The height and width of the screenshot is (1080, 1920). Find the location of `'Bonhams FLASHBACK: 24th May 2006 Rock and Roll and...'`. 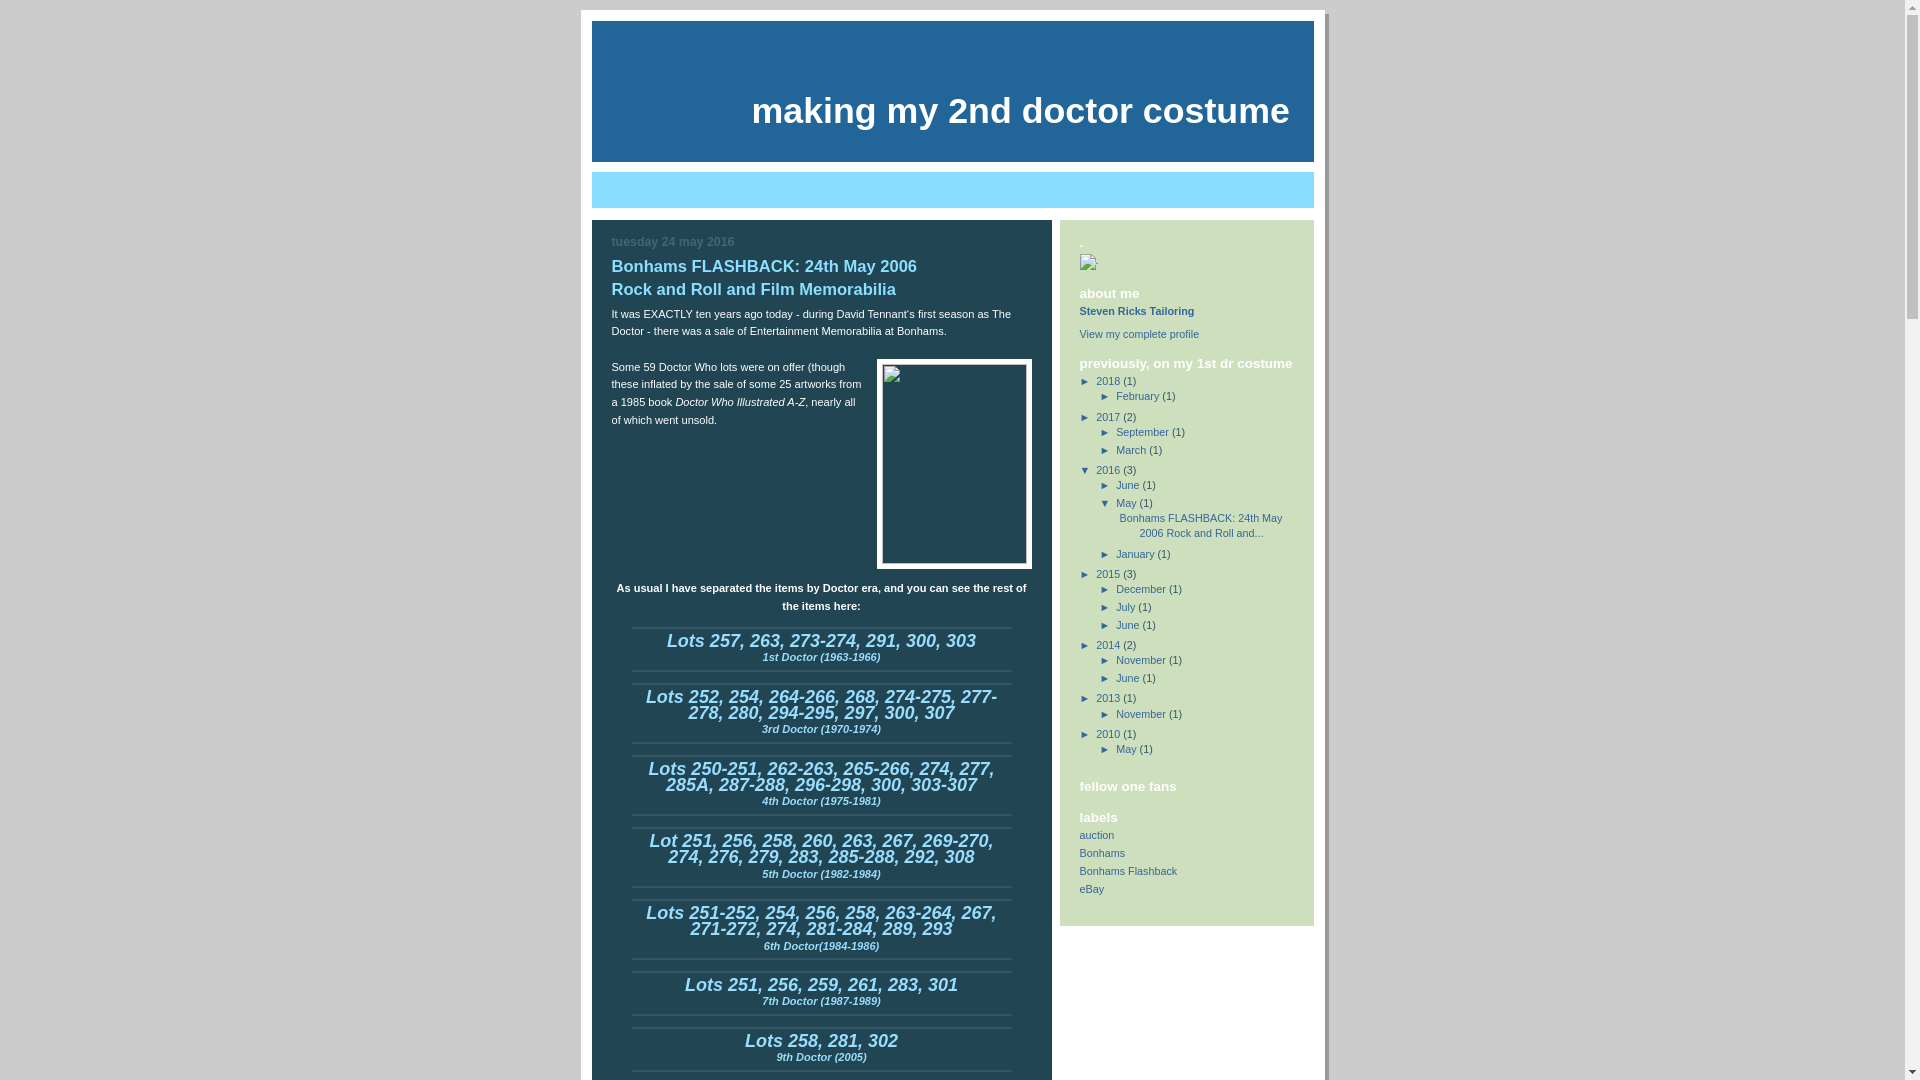

'Bonhams FLASHBACK: 24th May 2006 Rock and Roll and...' is located at coordinates (1200, 524).